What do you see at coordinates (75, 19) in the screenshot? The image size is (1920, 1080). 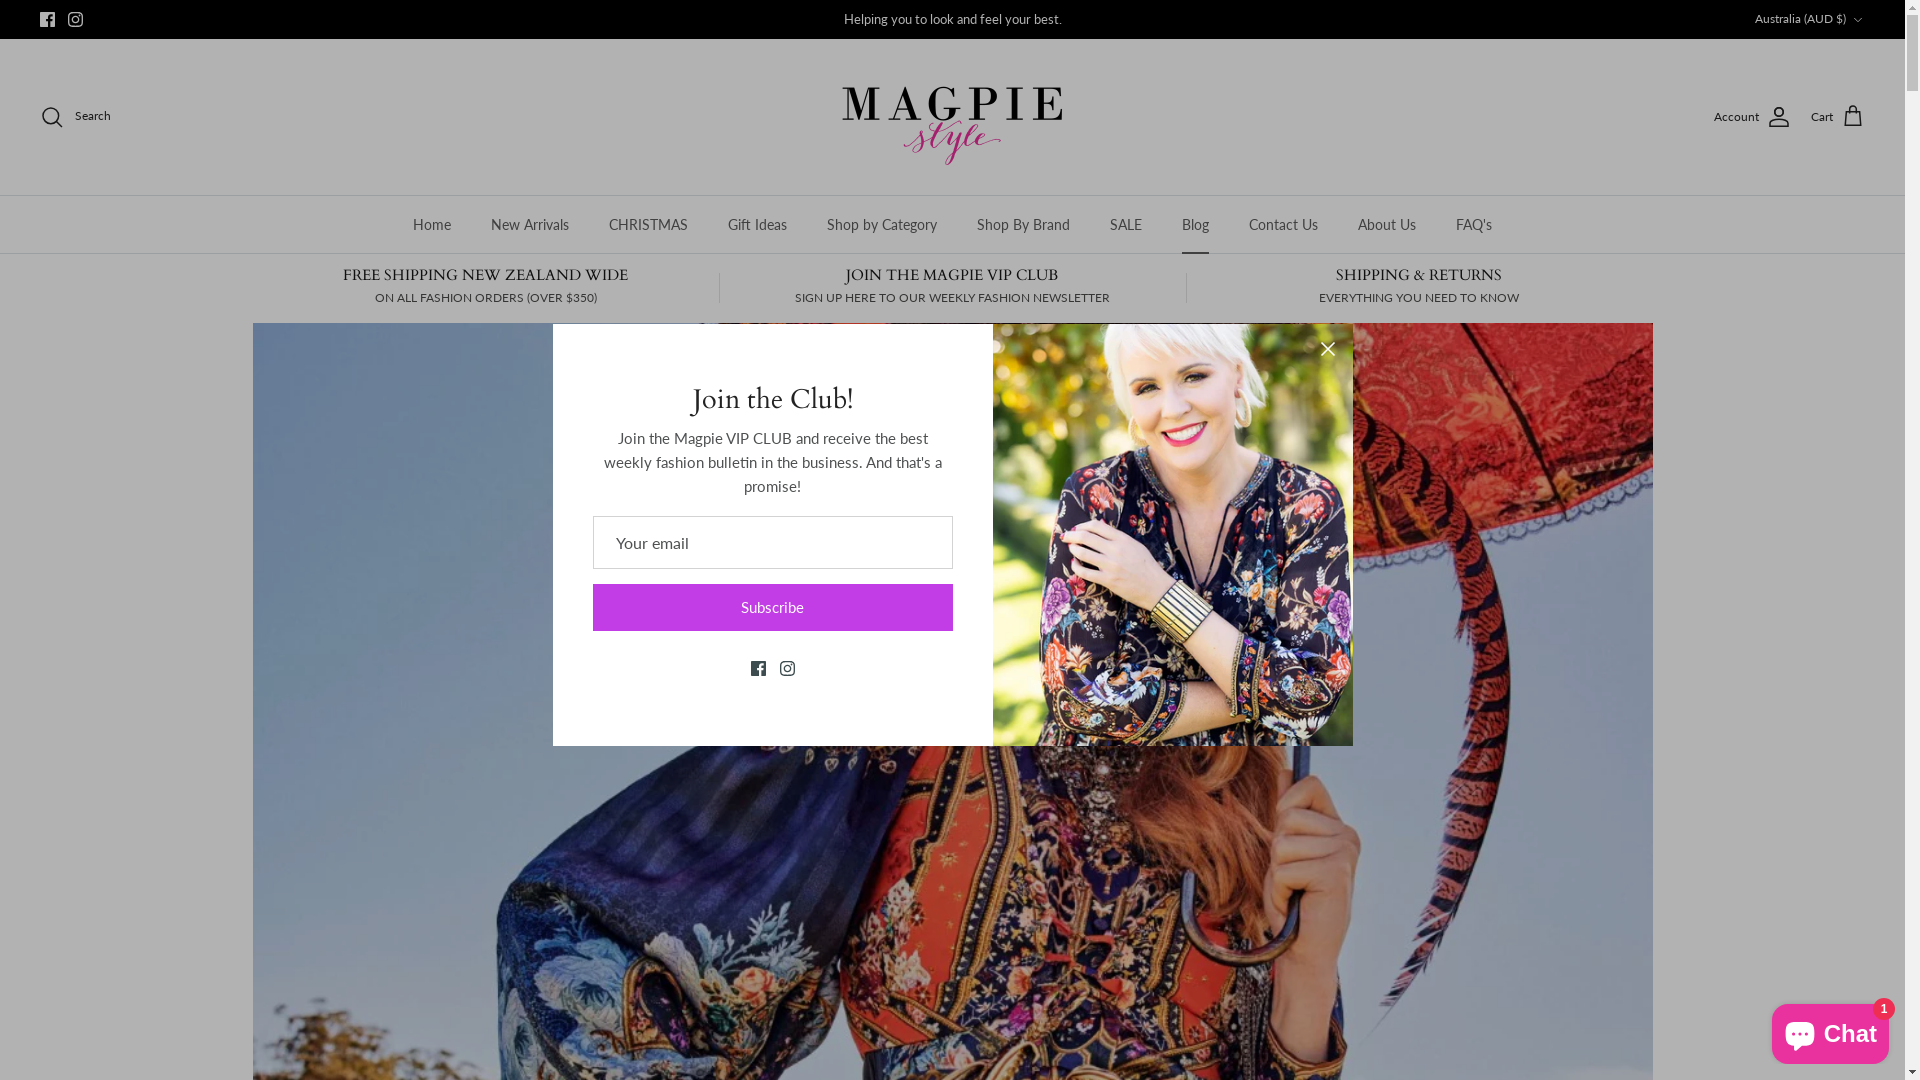 I see `'Instagram'` at bounding box center [75, 19].